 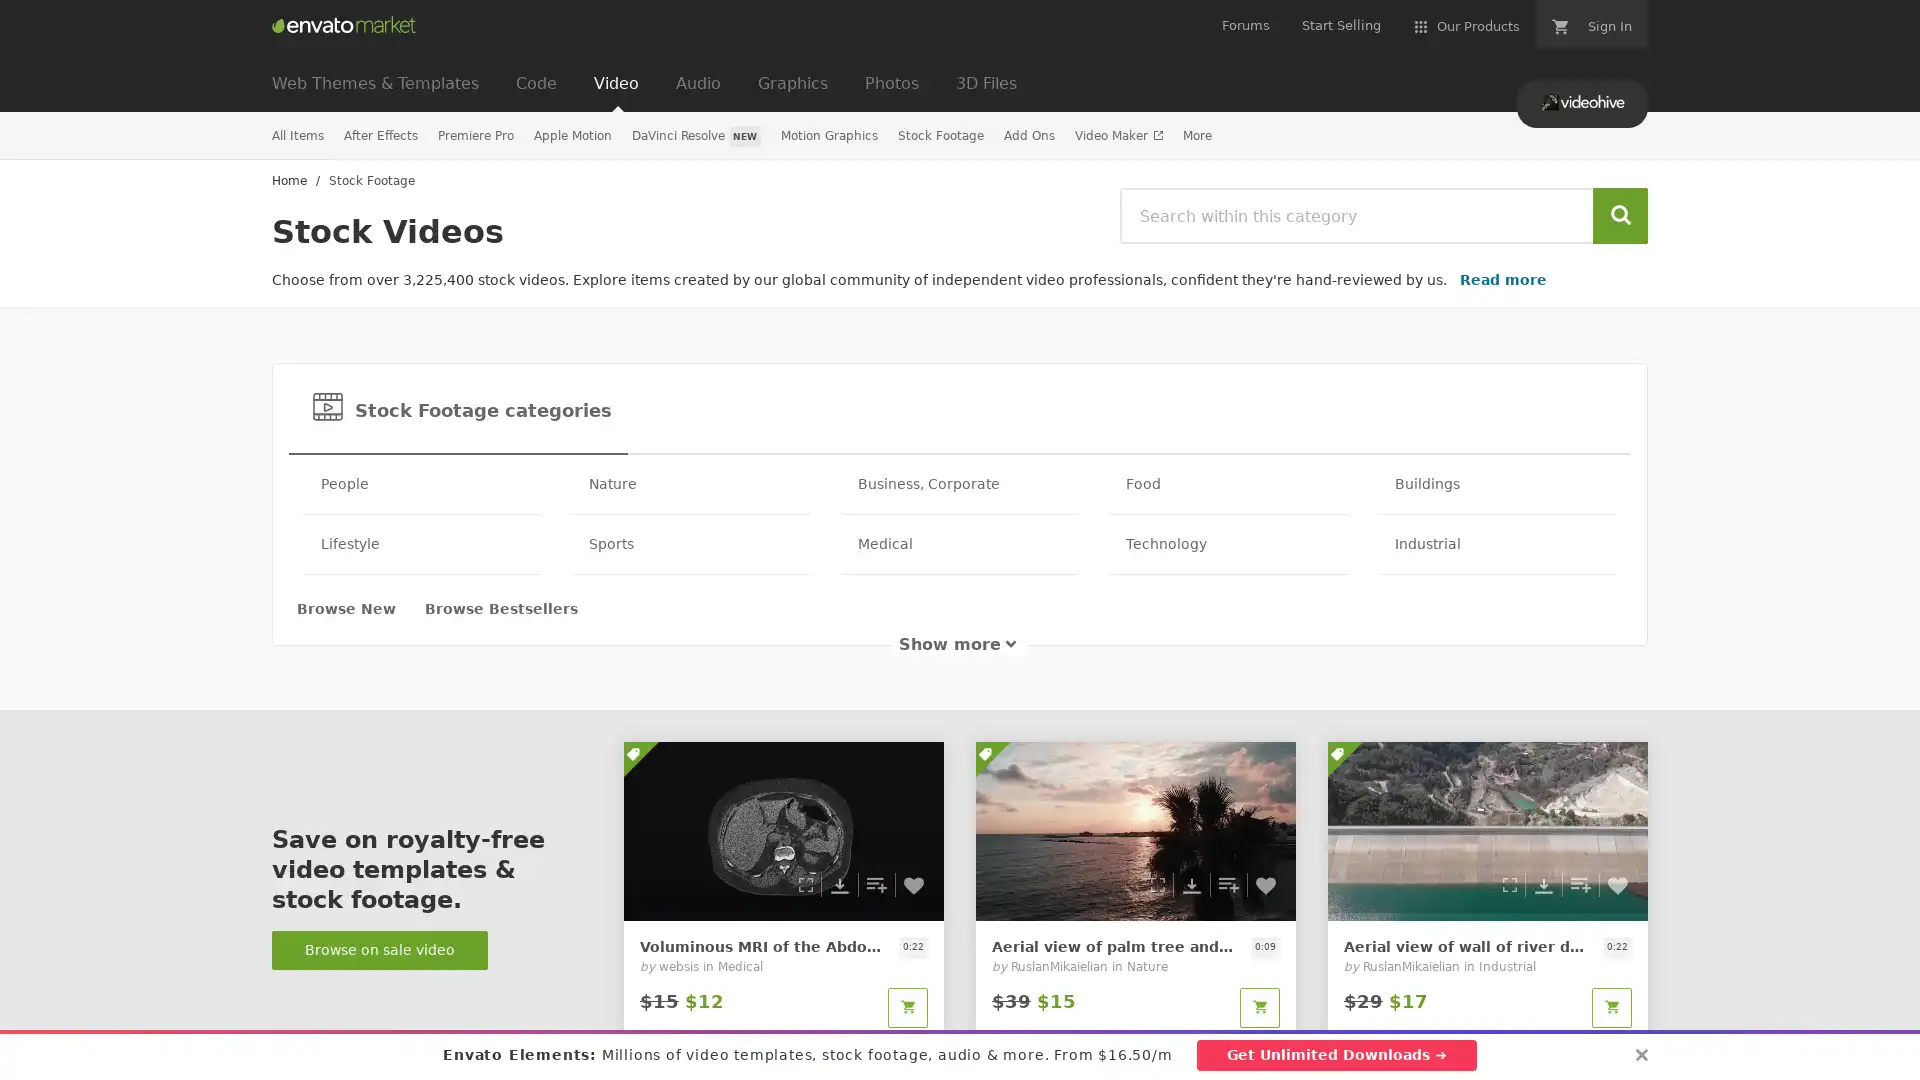 I want to click on Search, so click(x=1620, y=216).